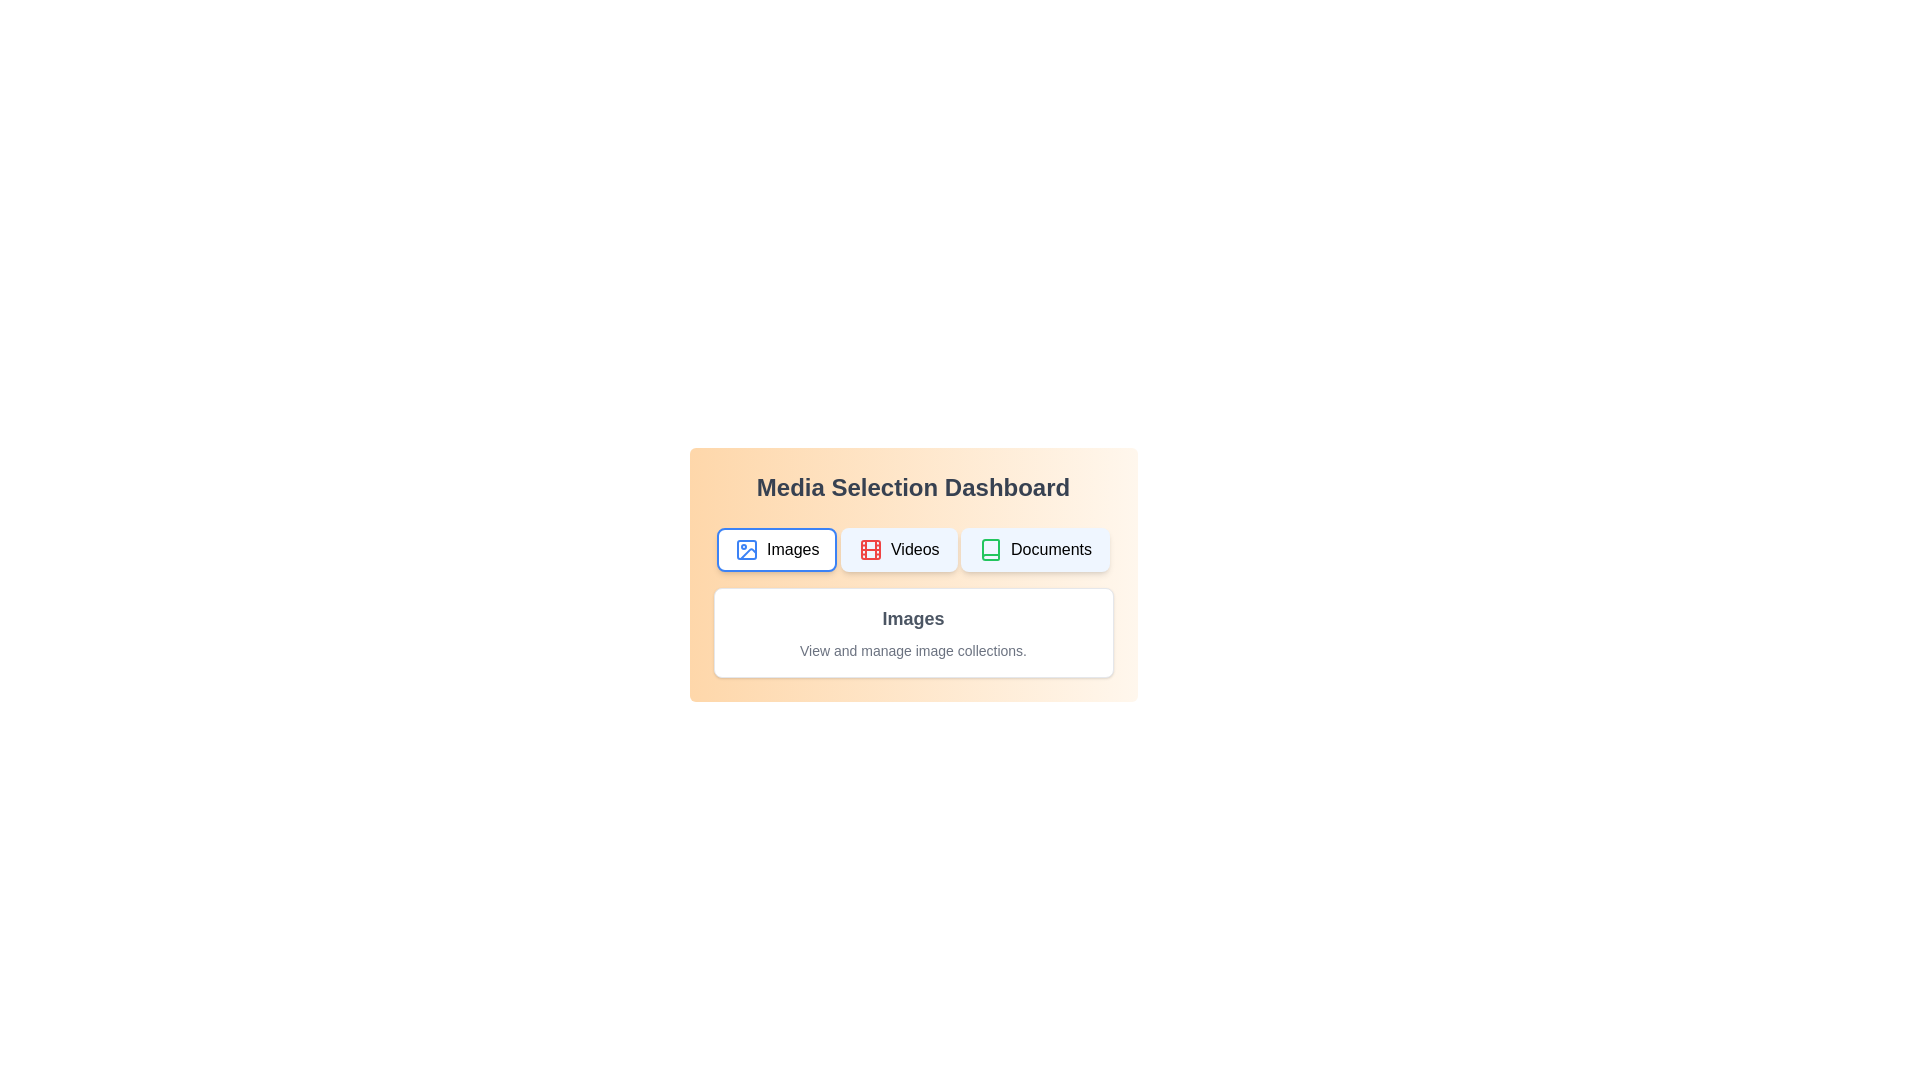 The height and width of the screenshot is (1080, 1920). Describe the element at coordinates (746, 550) in the screenshot. I see `the 'Images' category icon, which is the leftmost button in the Media Selection Dashboard section` at that location.